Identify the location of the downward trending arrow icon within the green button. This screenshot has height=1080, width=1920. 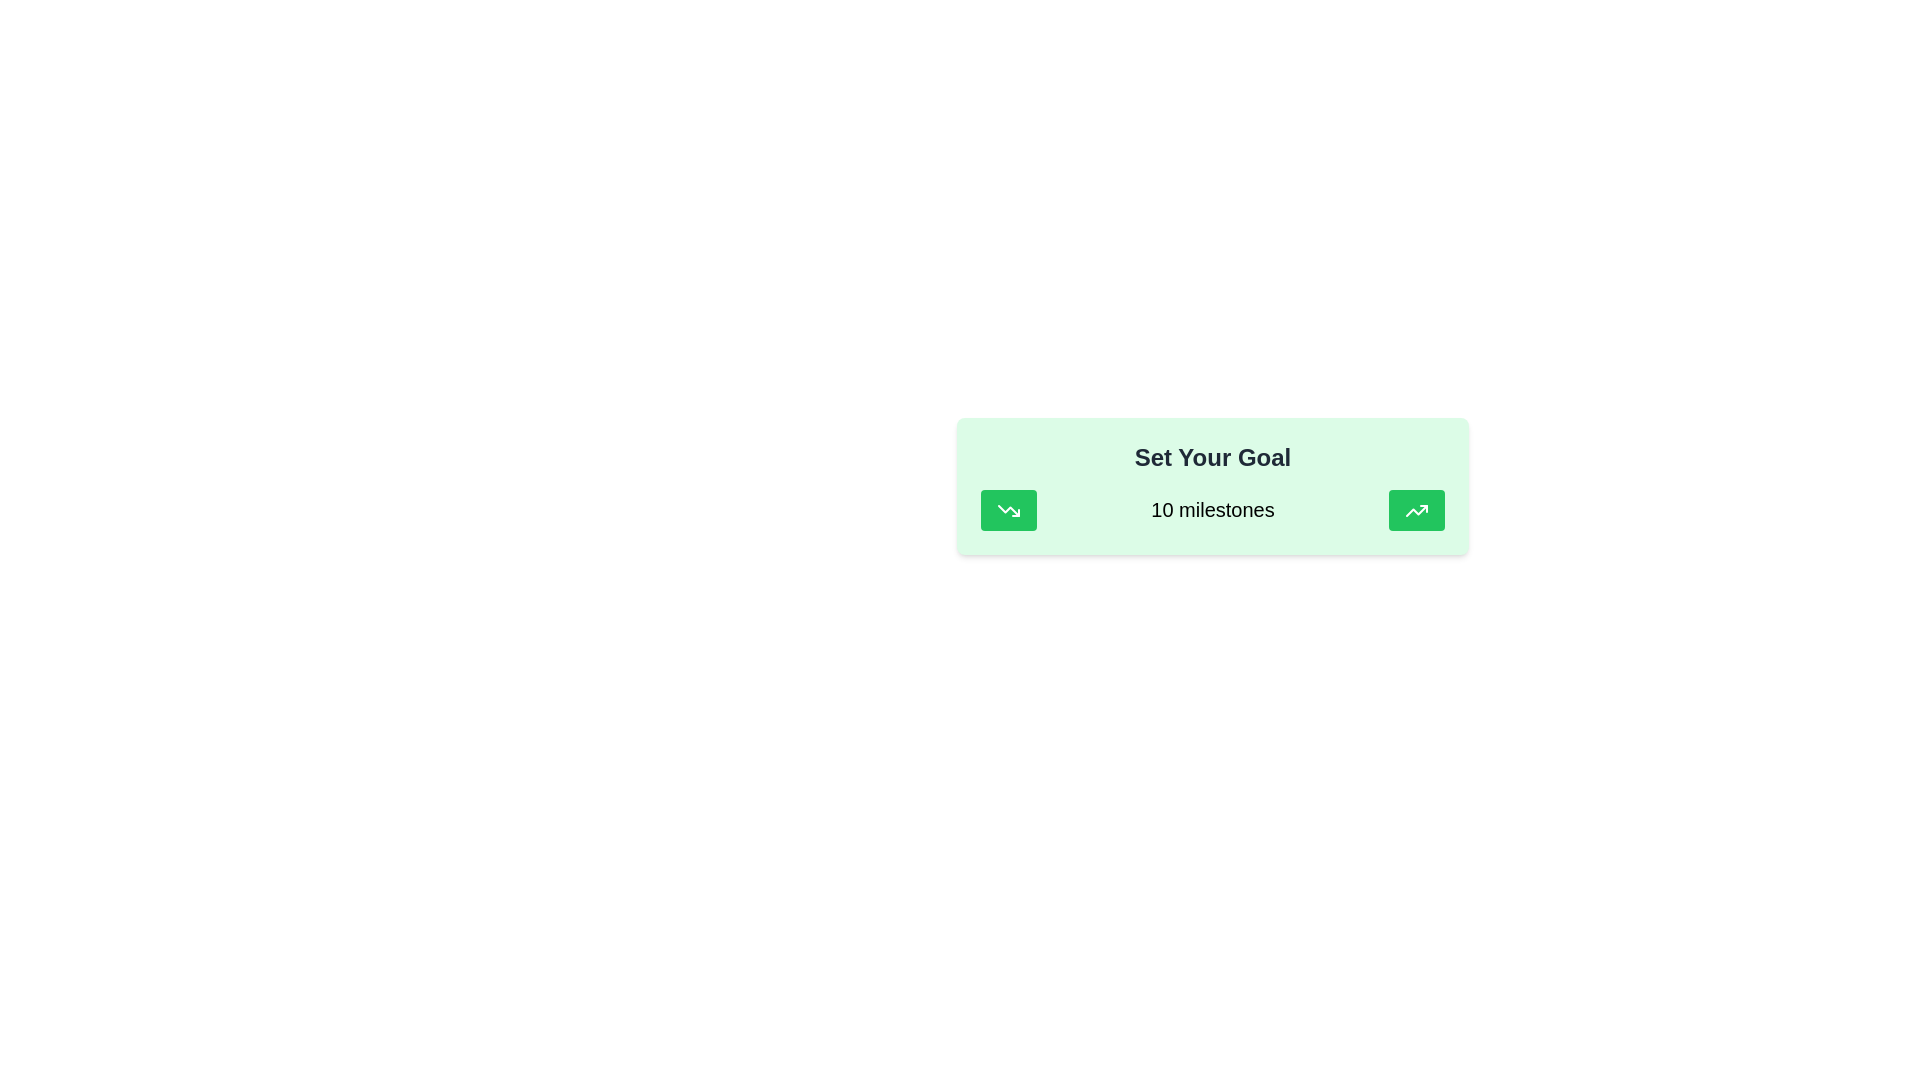
(1008, 508).